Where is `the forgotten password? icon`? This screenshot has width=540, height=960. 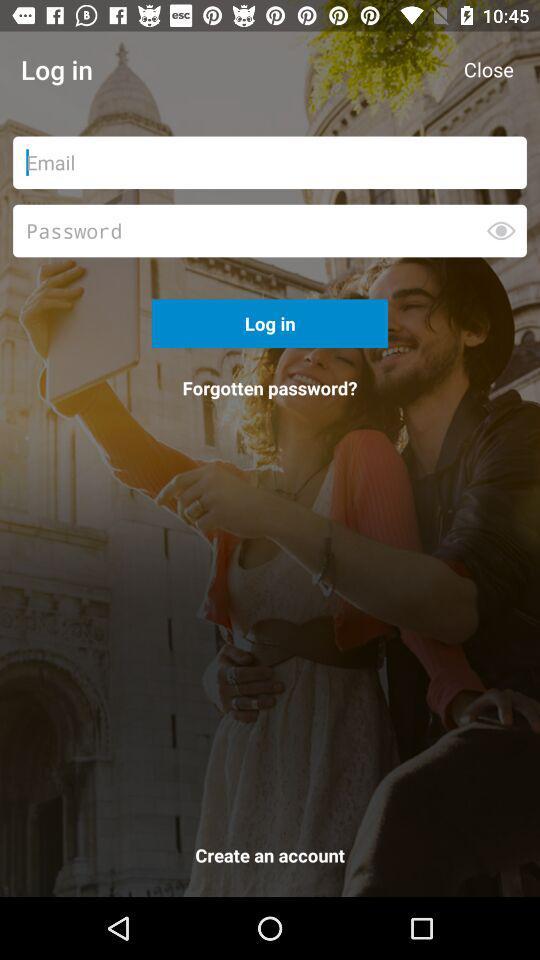
the forgotten password? icon is located at coordinates (270, 387).